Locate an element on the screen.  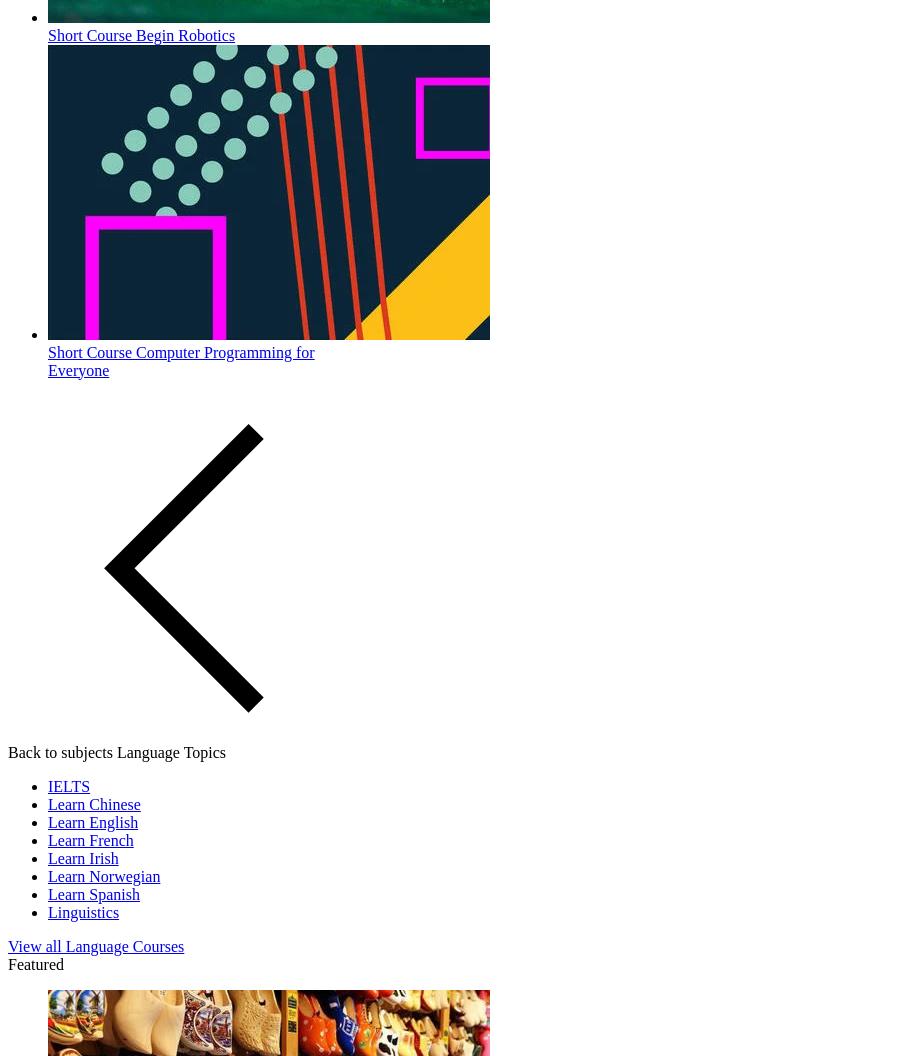
'Featured' is located at coordinates (34, 963).